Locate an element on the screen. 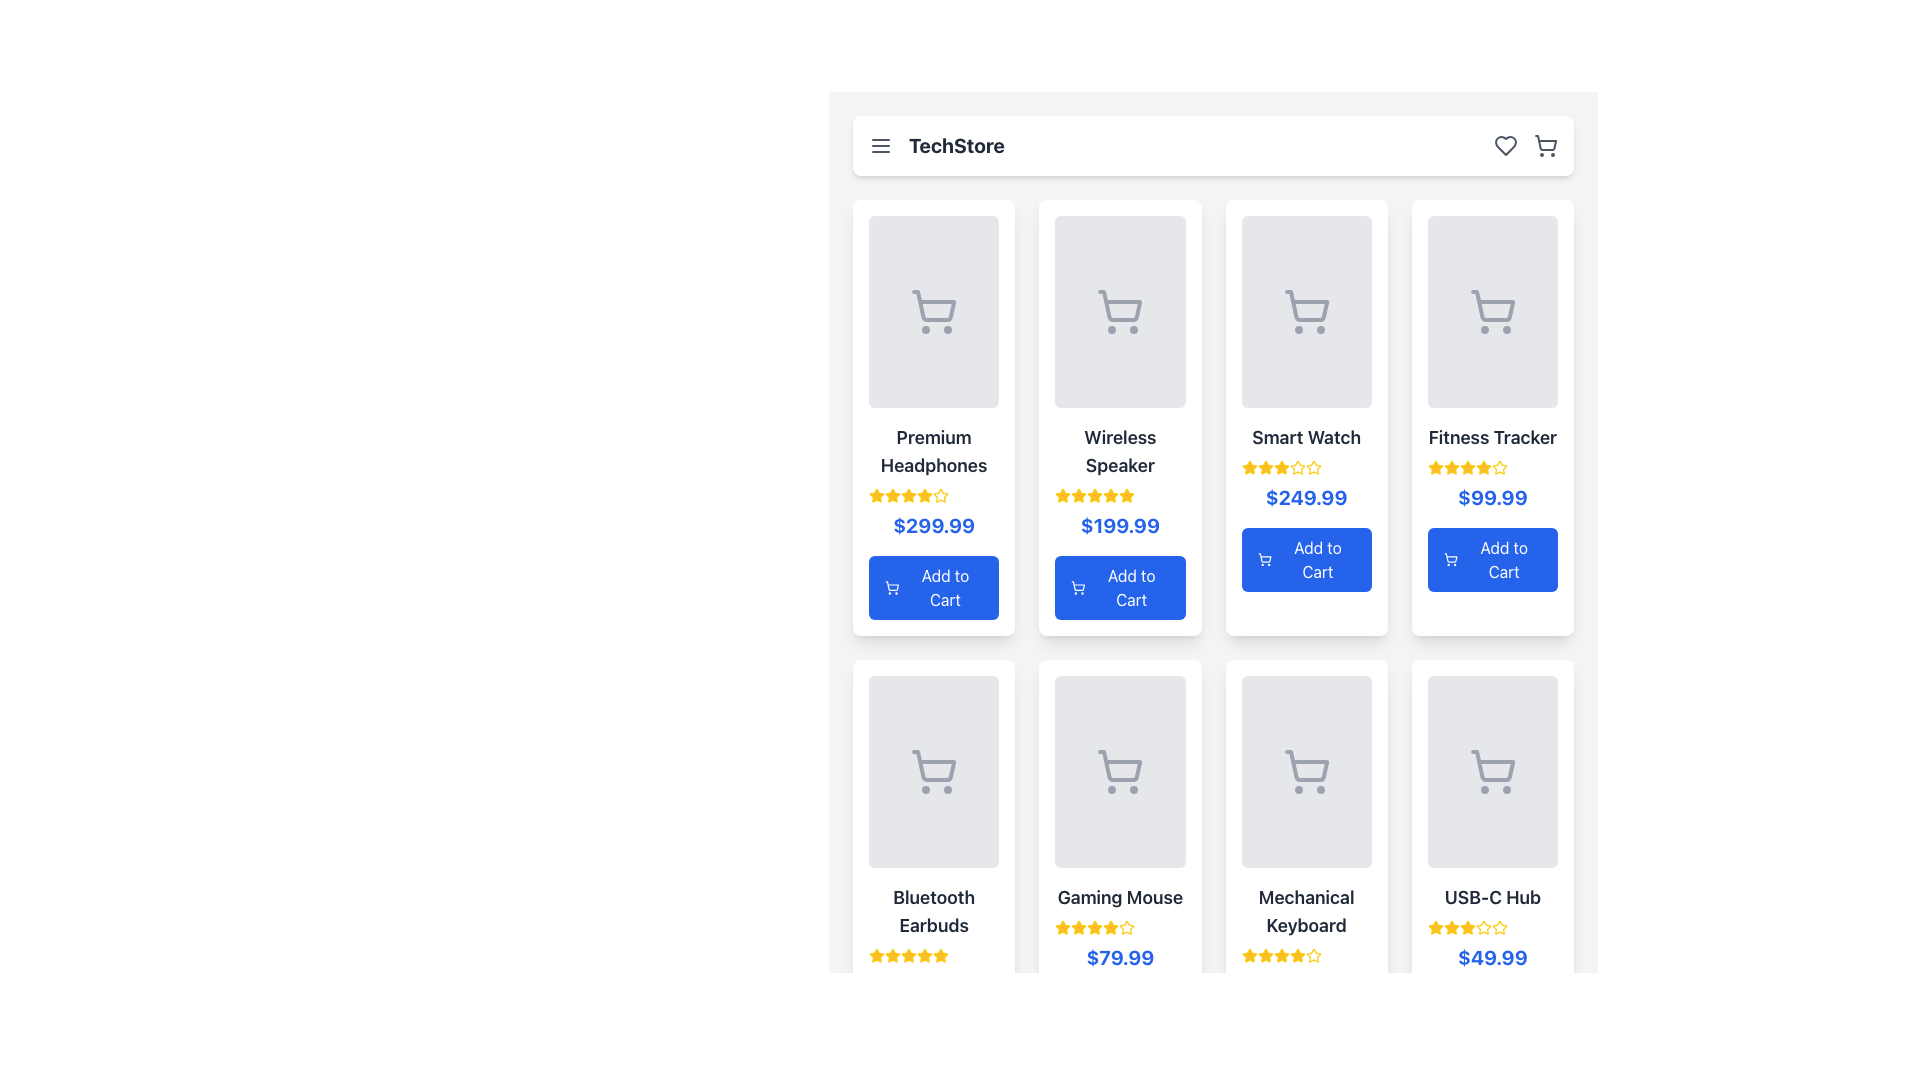 The width and height of the screenshot is (1920, 1080). the shopping cart icon located in the bottom-left card under the 'Bluetooth Earbuds' header and above the 'Add to Cart' button is located at coordinates (933, 770).